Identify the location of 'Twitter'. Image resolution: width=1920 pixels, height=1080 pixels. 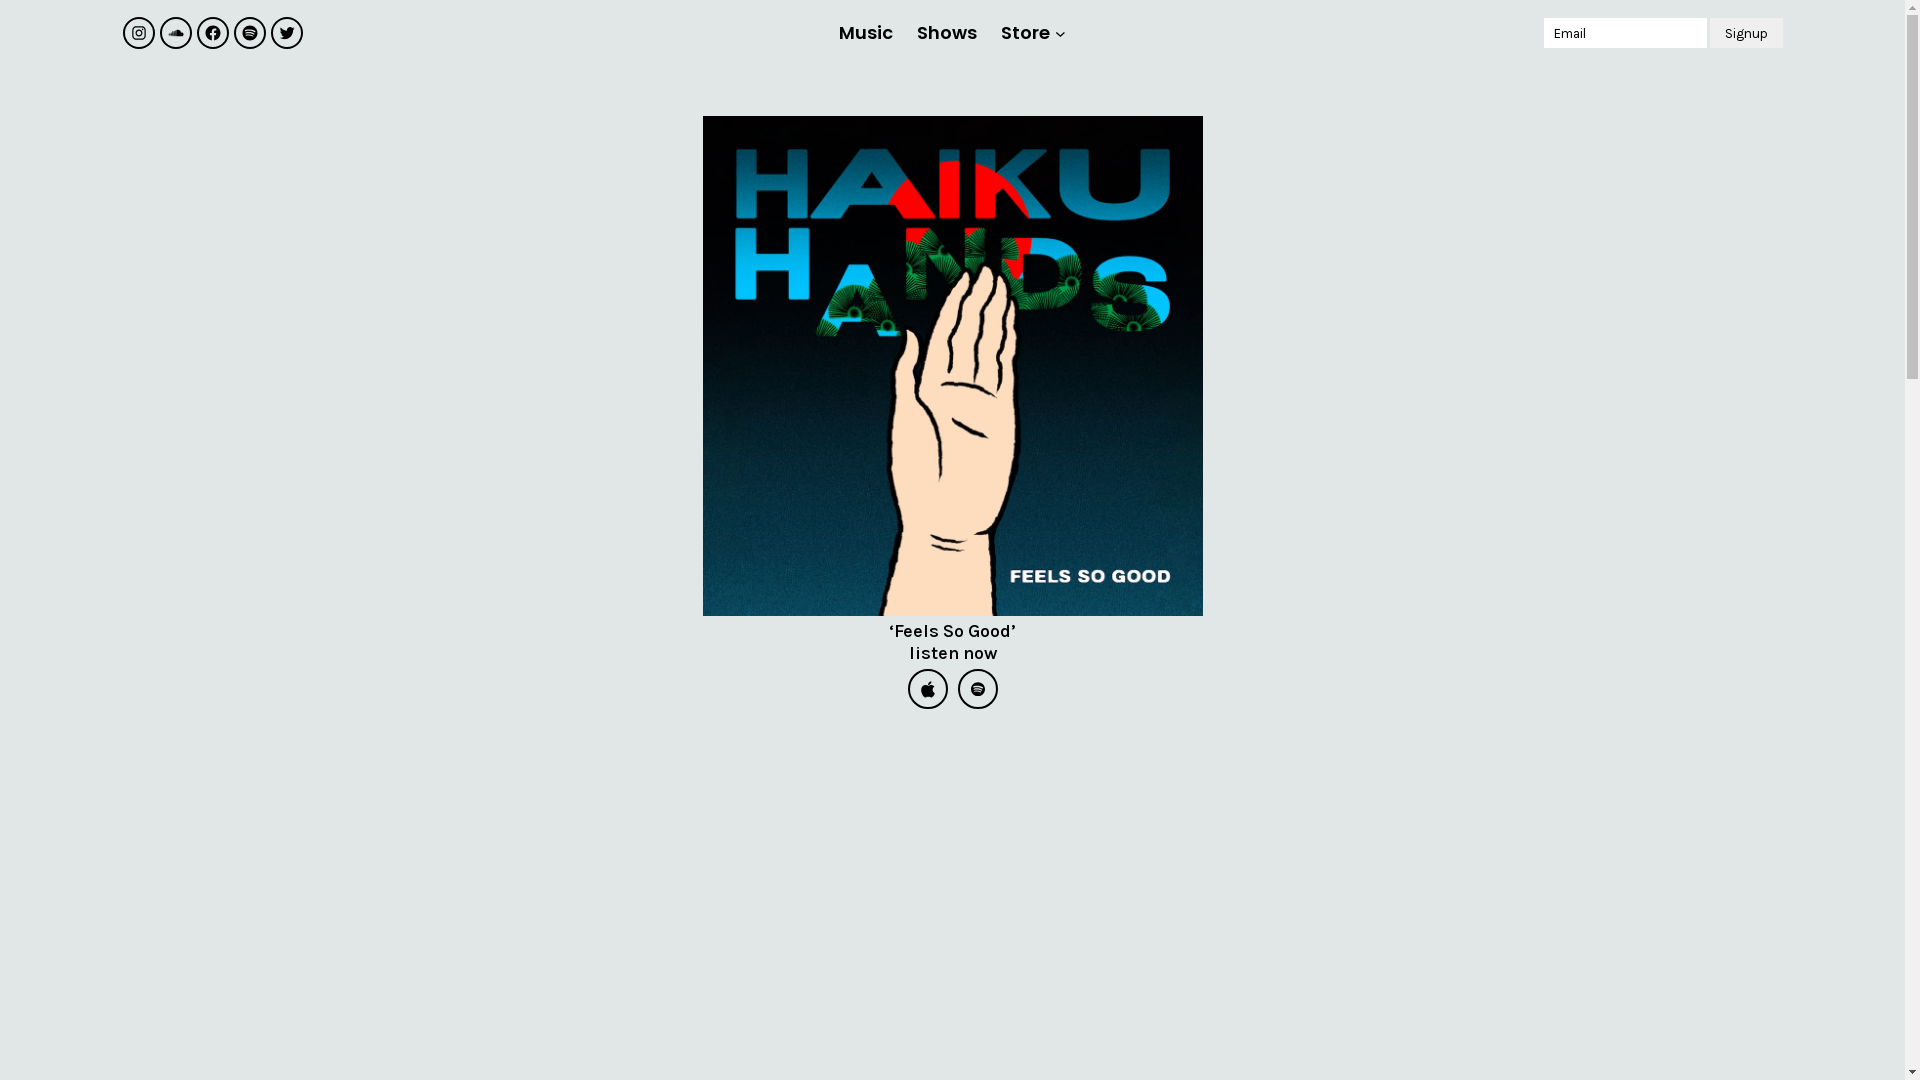
(268, 33).